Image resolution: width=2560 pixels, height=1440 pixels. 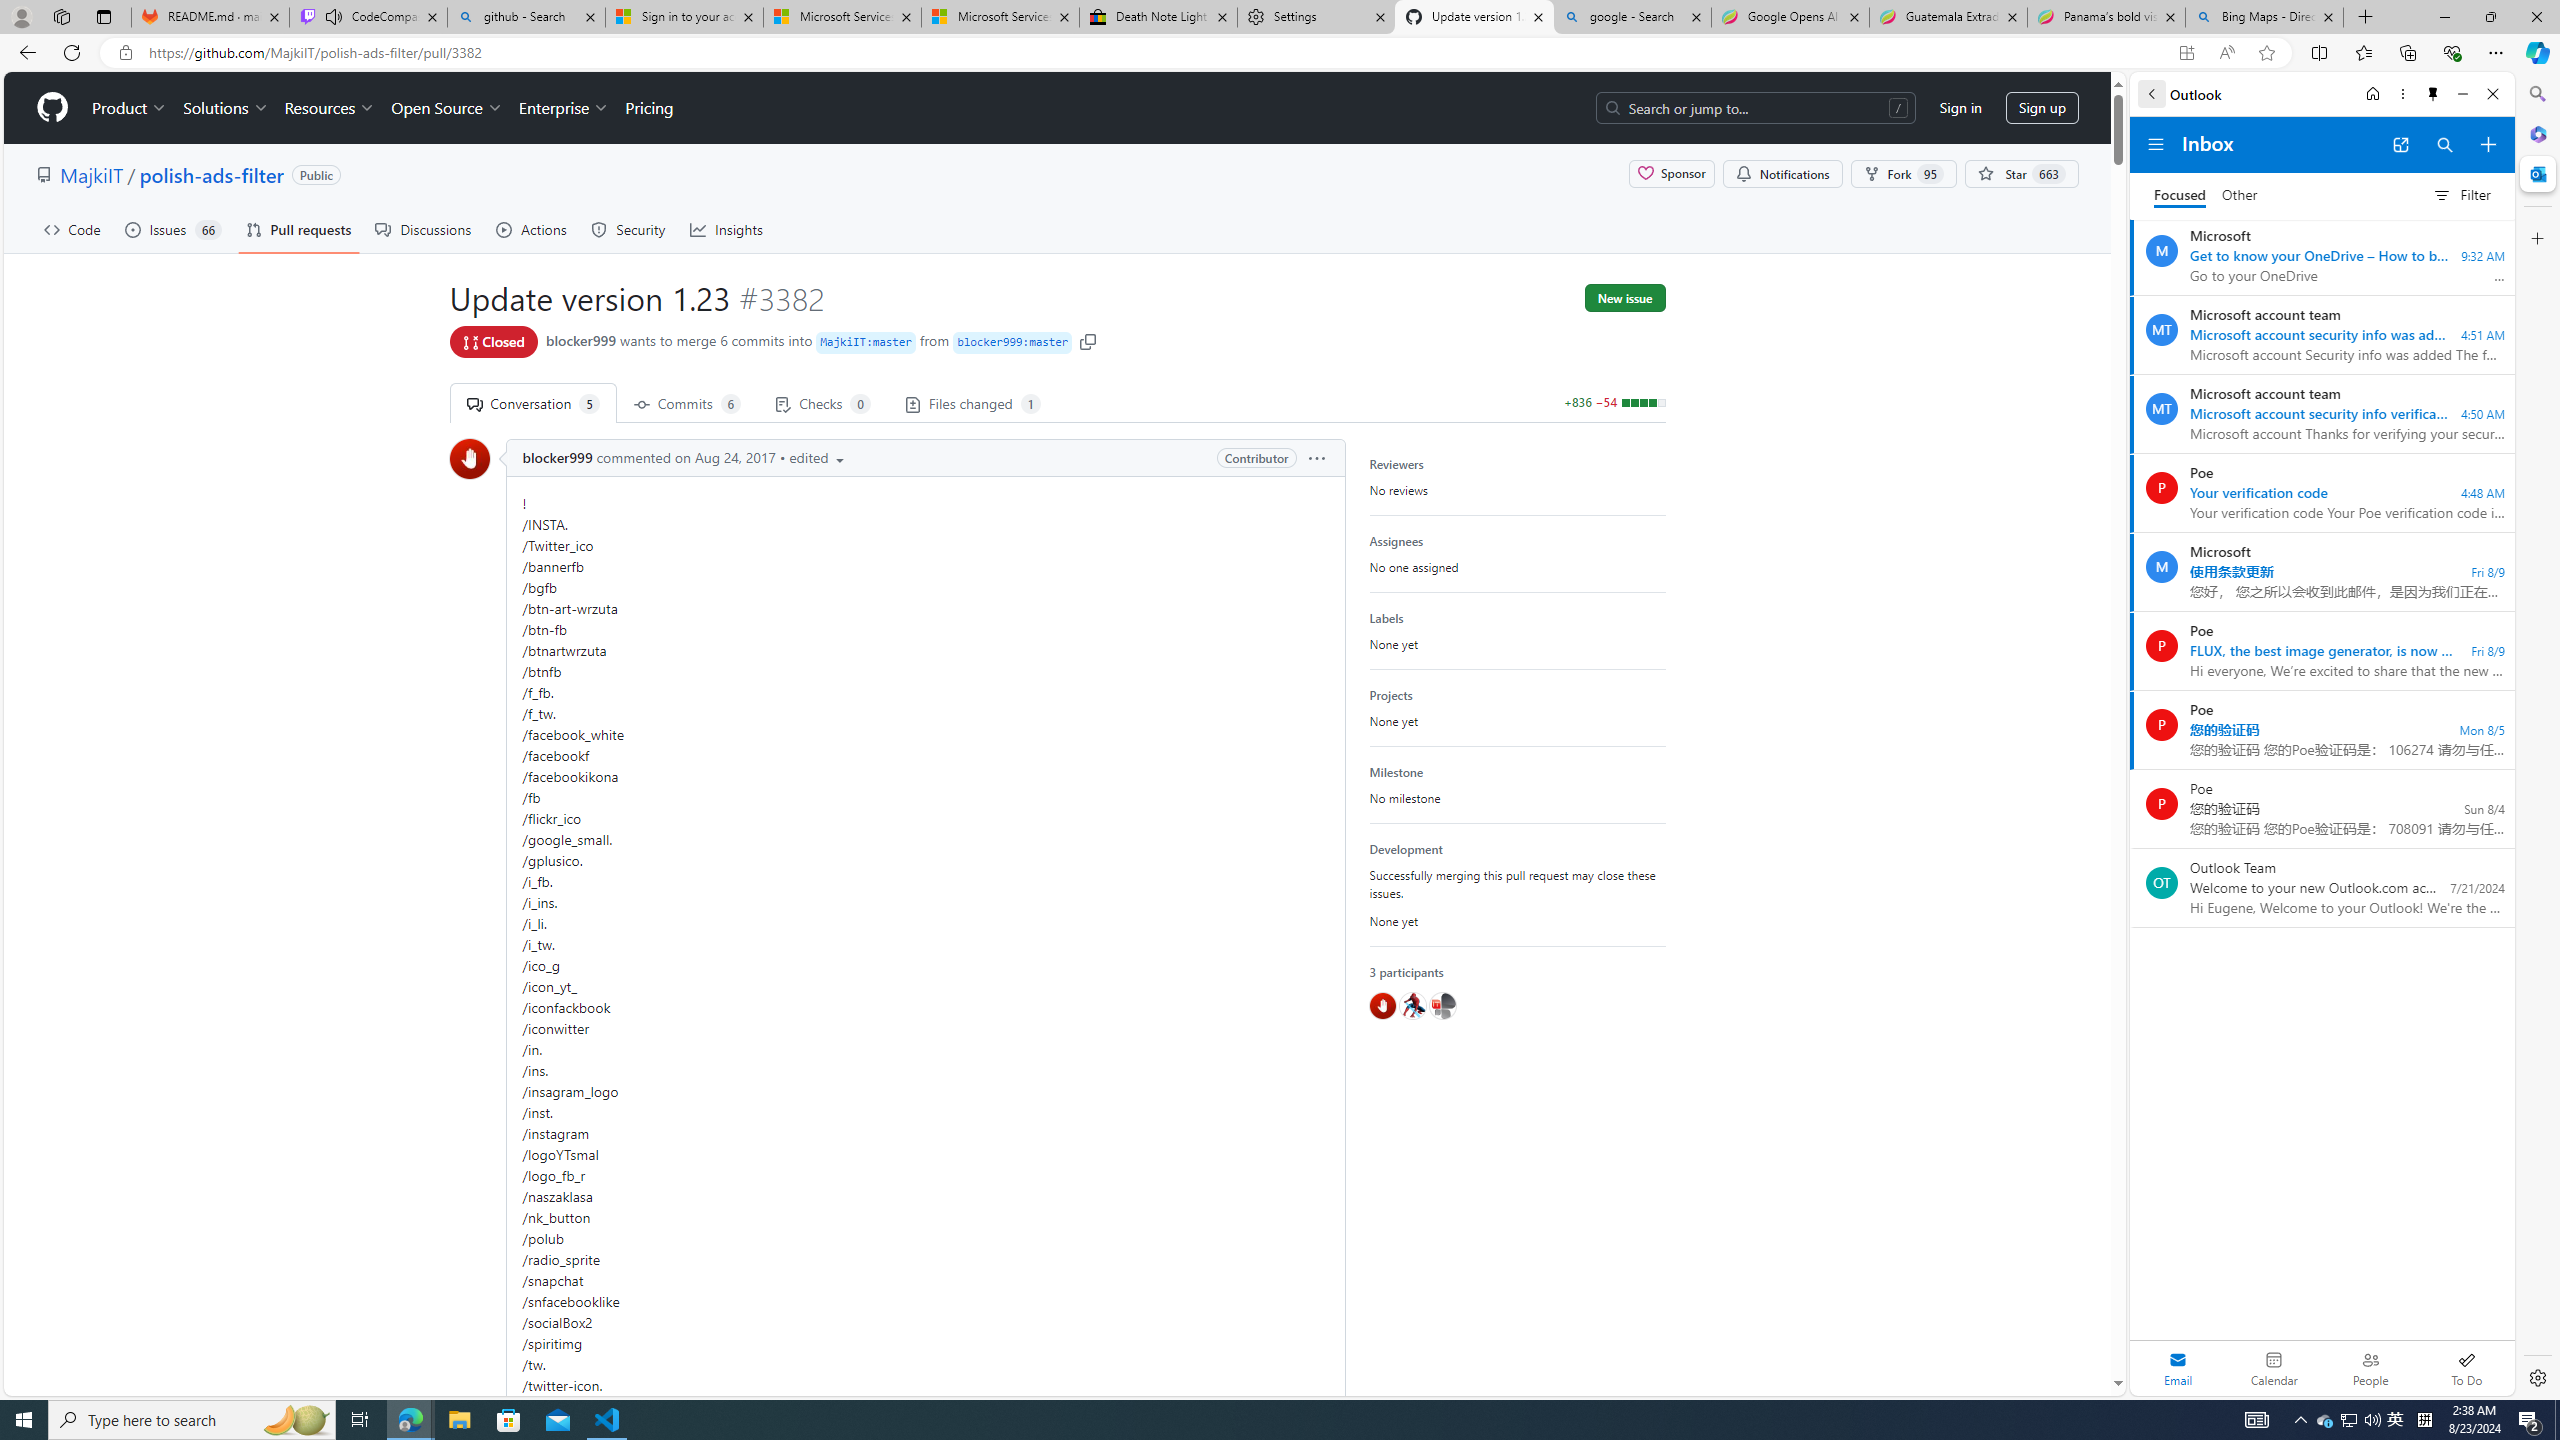 What do you see at coordinates (686, 402) in the screenshot?
I see `' Commits 6'` at bounding box center [686, 402].